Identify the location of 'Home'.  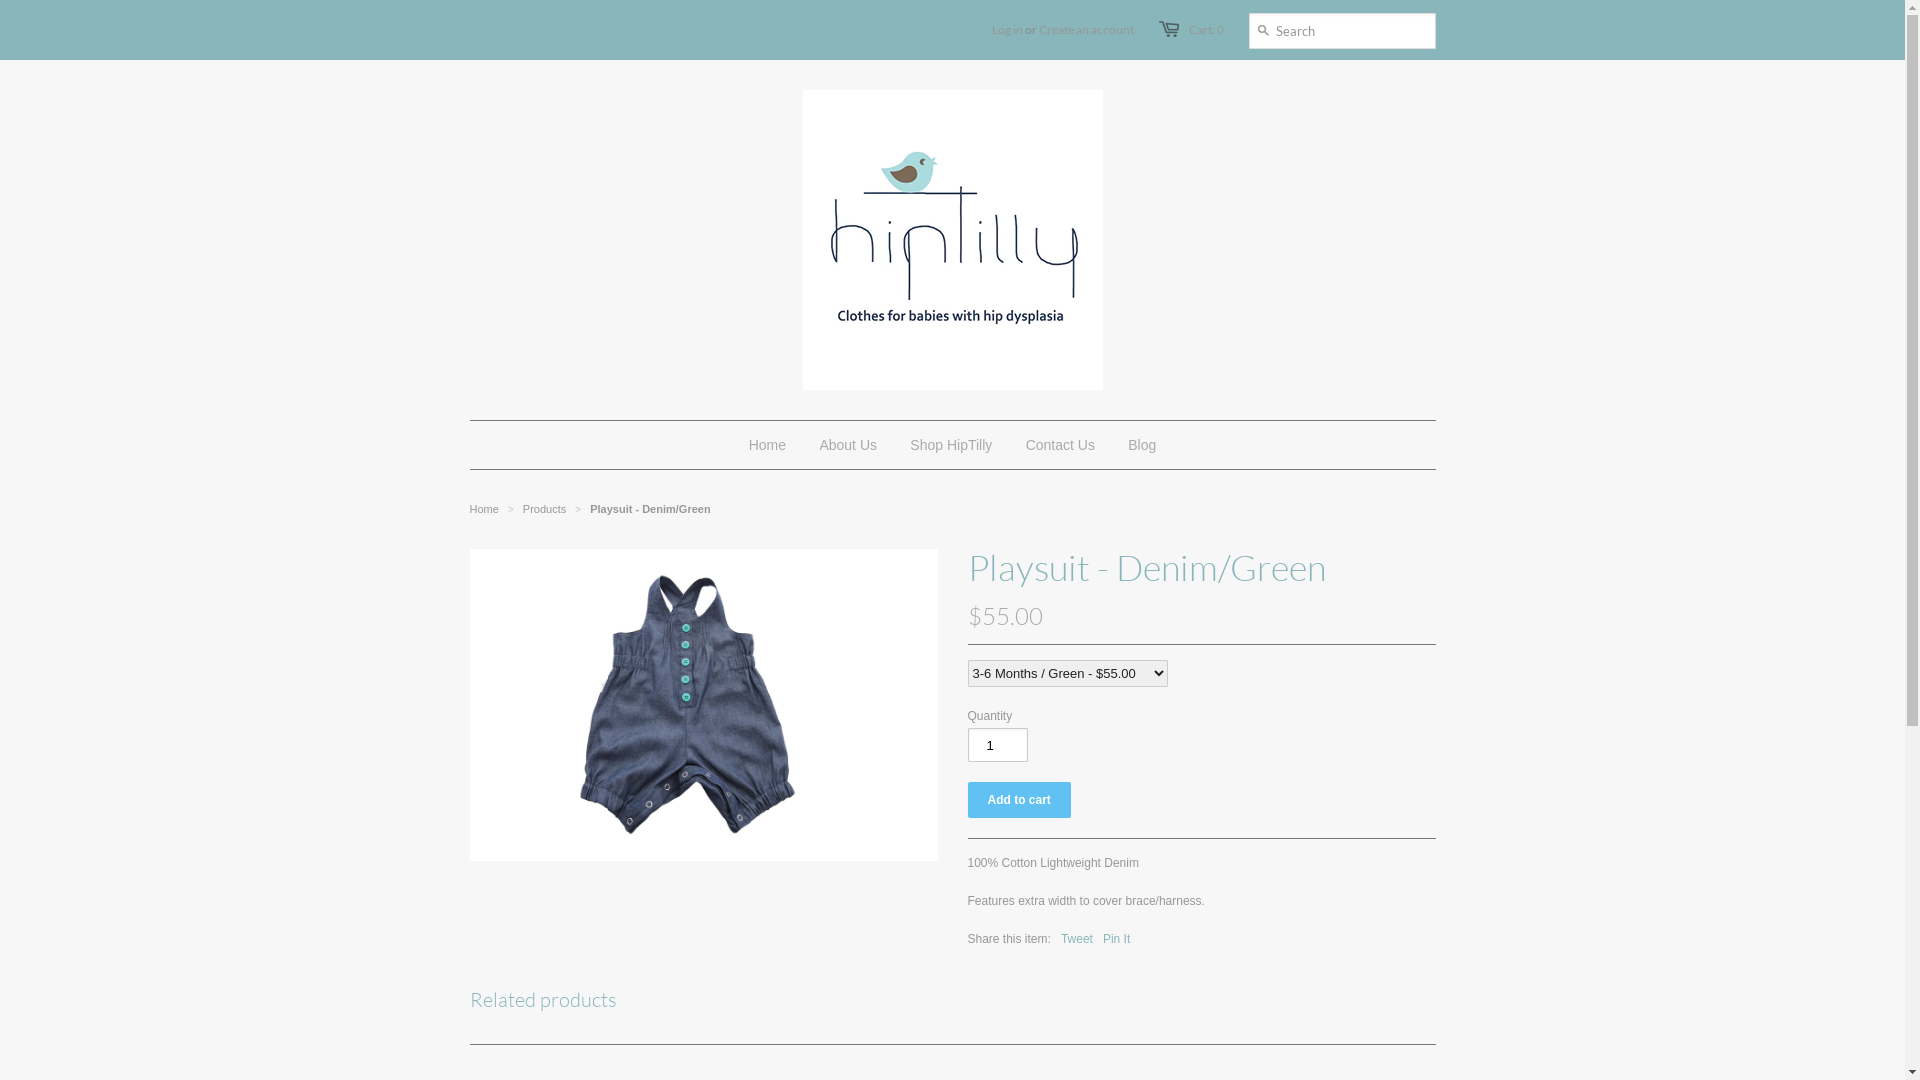
(766, 443).